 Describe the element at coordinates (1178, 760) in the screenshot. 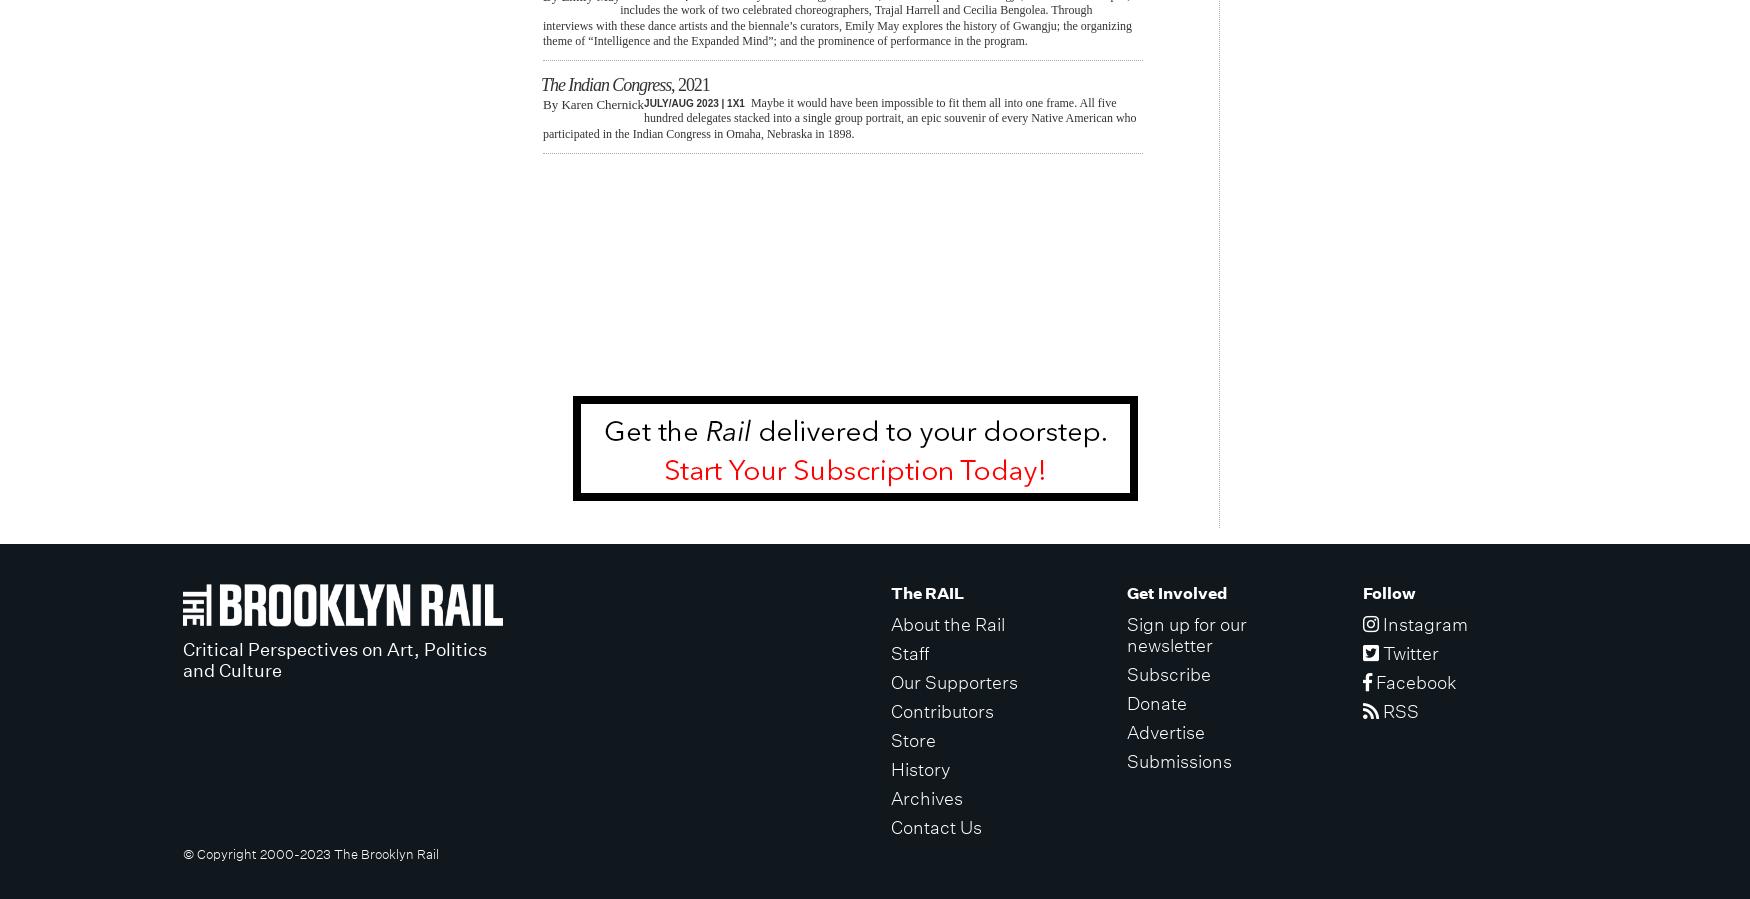

I see `'Submissions'` at that location.